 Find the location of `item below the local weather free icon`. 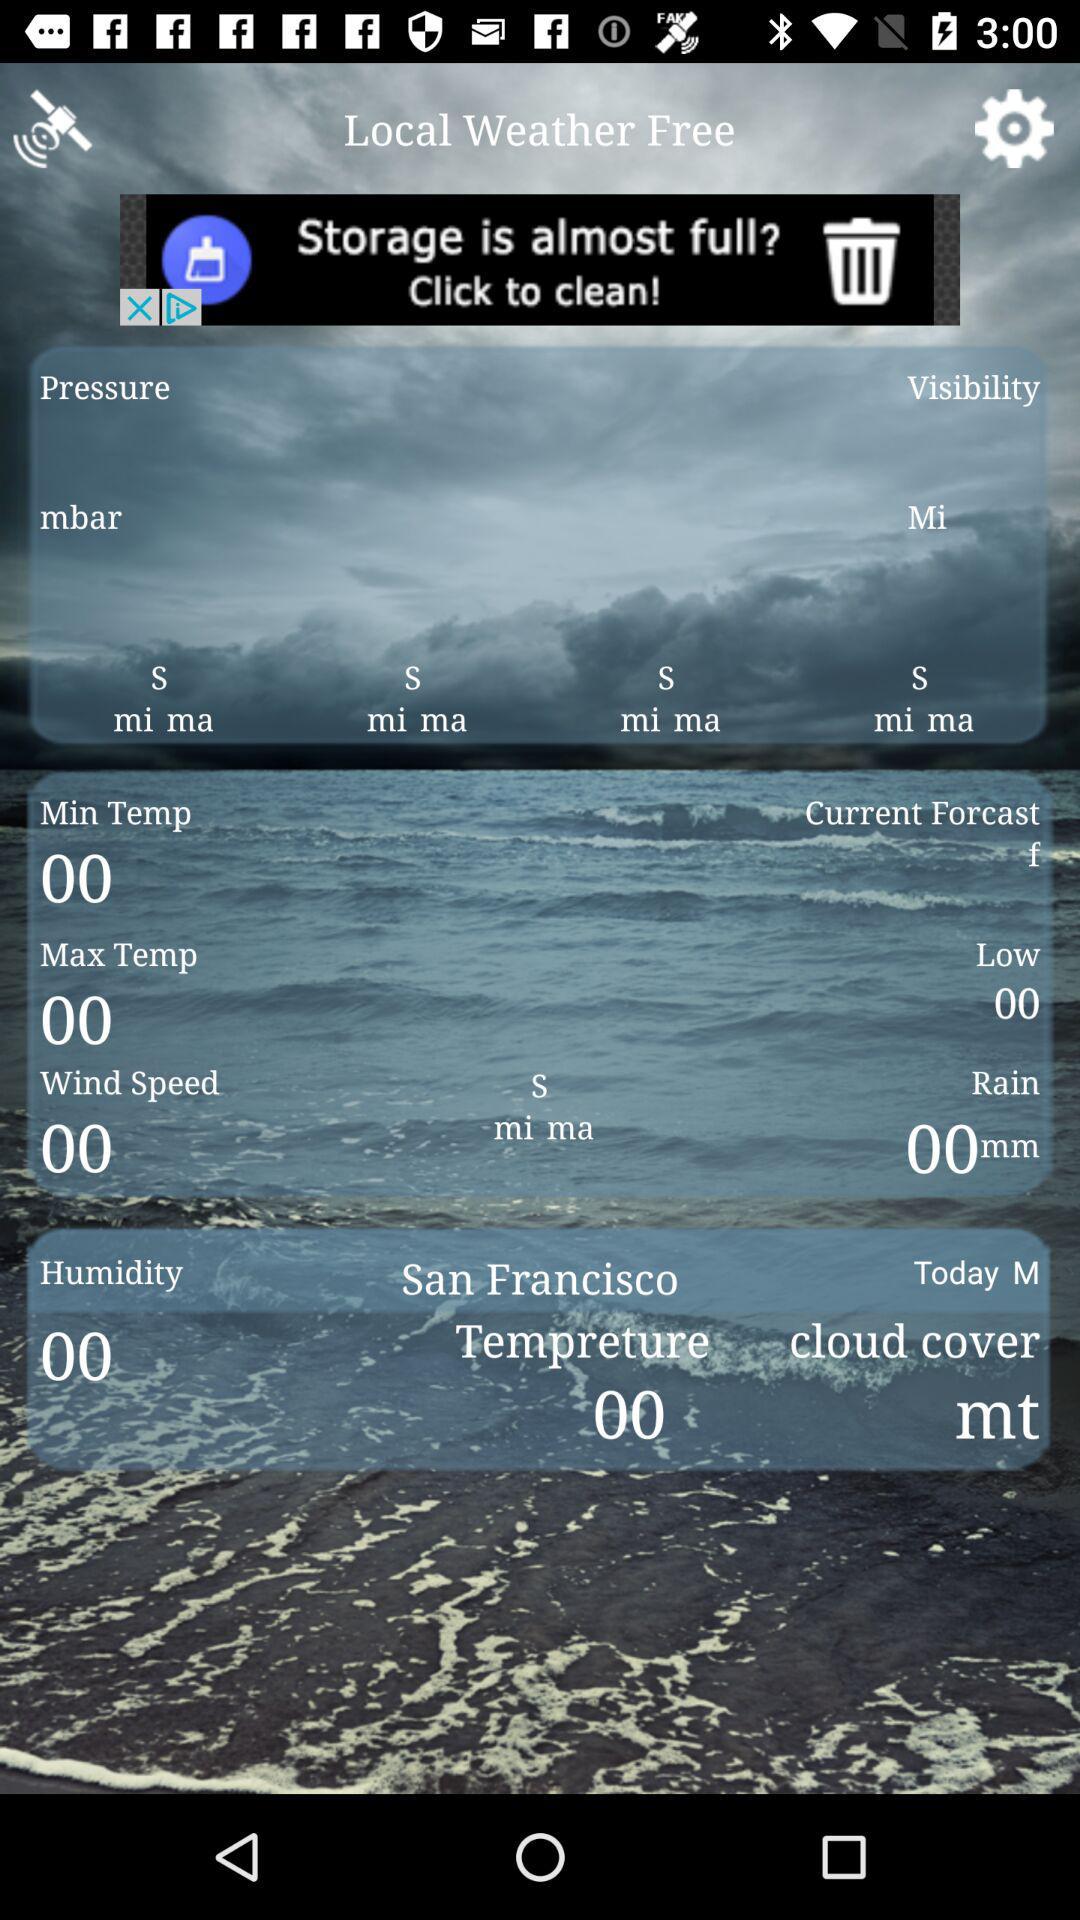

item below the local weather free icon is located at coordinates (540, 258).